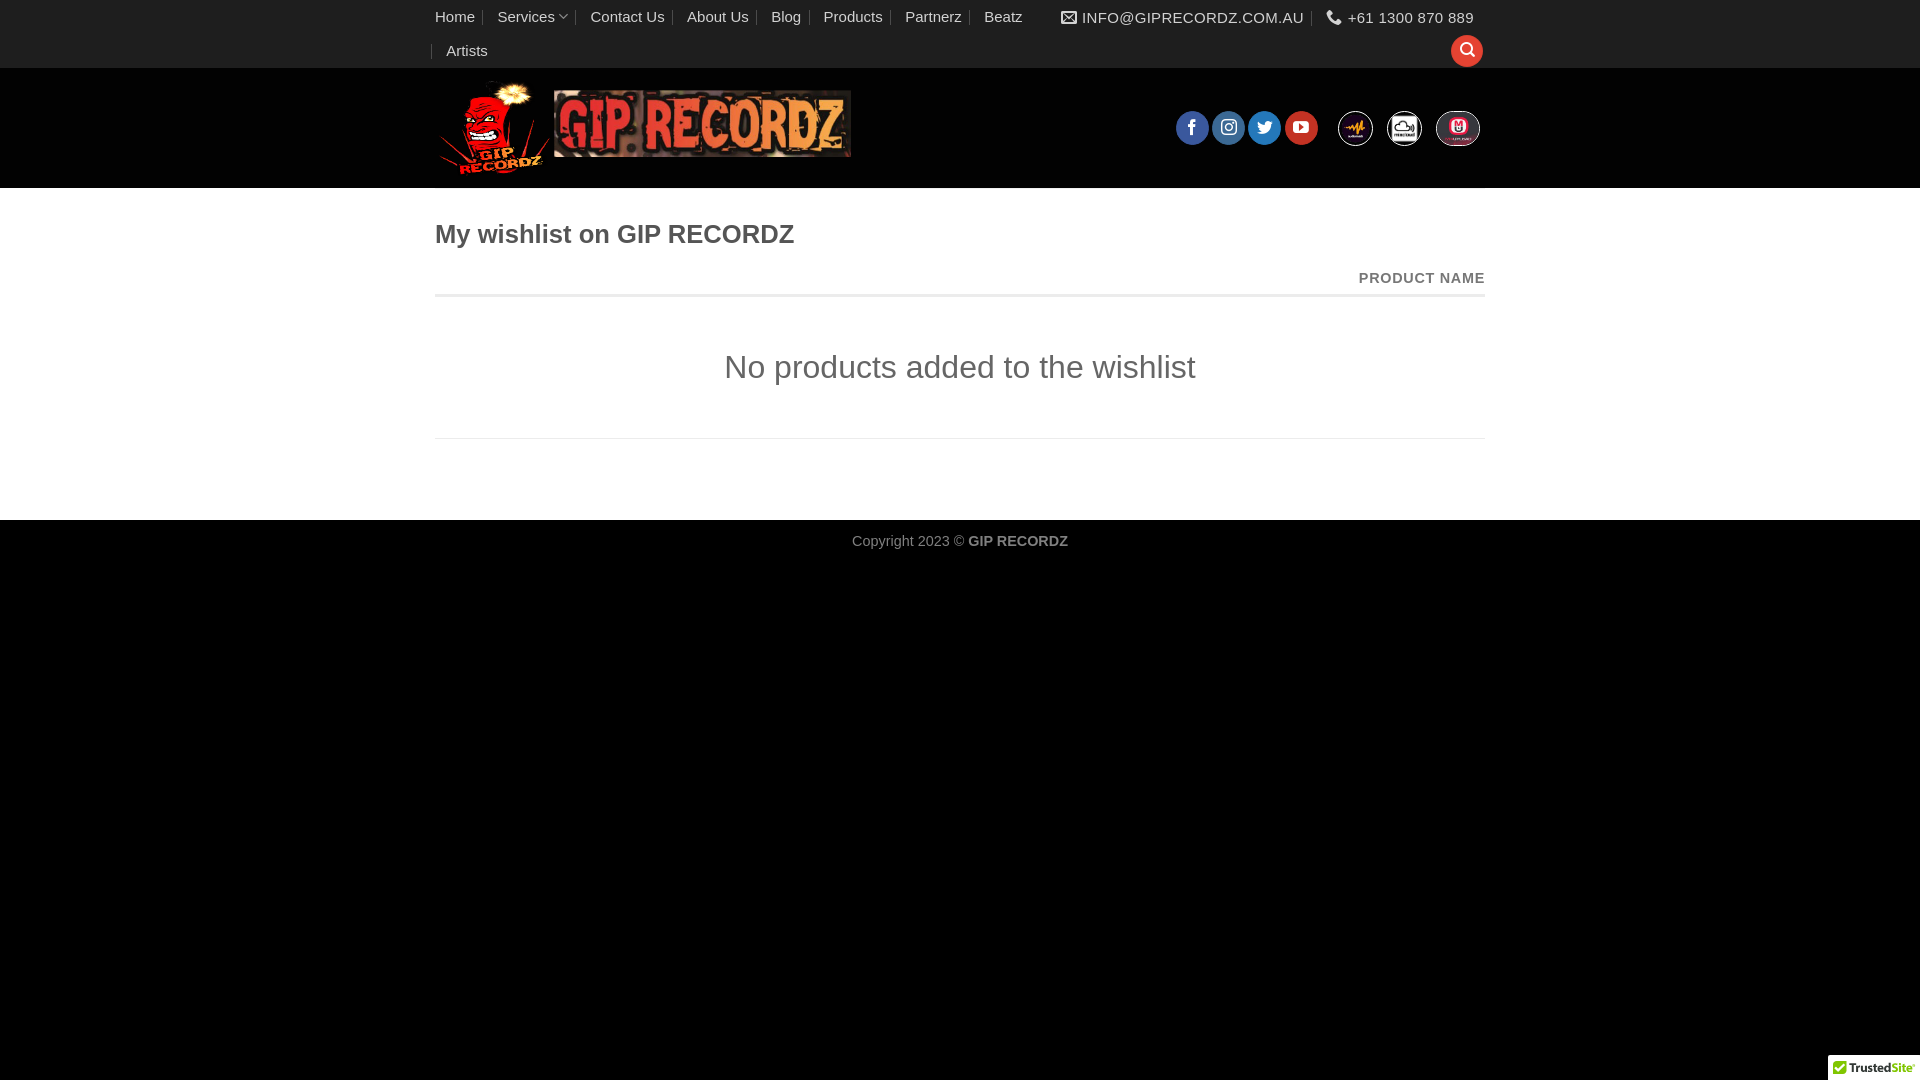  What do you see at coordinates (1003, 16) in the screenshot?
I see `'Beatz'` at bounding box center [1003, 16].